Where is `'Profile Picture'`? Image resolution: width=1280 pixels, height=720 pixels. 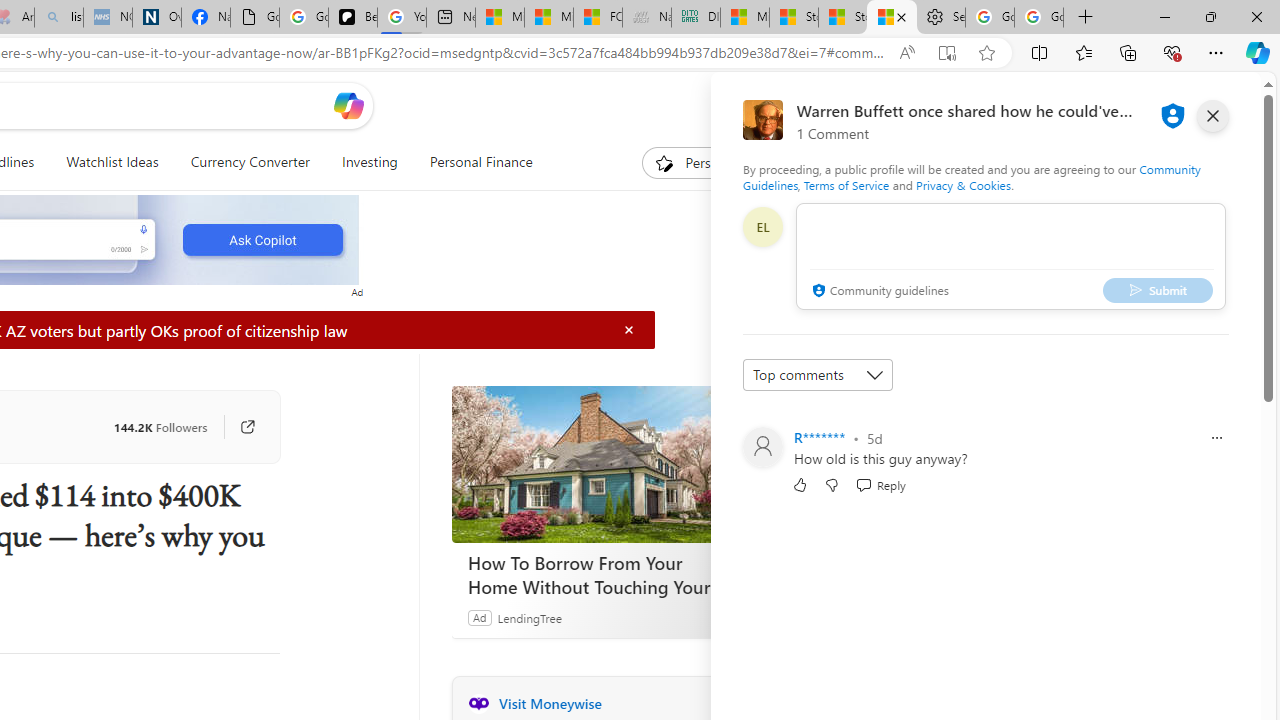
'Profile Picture' is located at coordinates (761, 446).